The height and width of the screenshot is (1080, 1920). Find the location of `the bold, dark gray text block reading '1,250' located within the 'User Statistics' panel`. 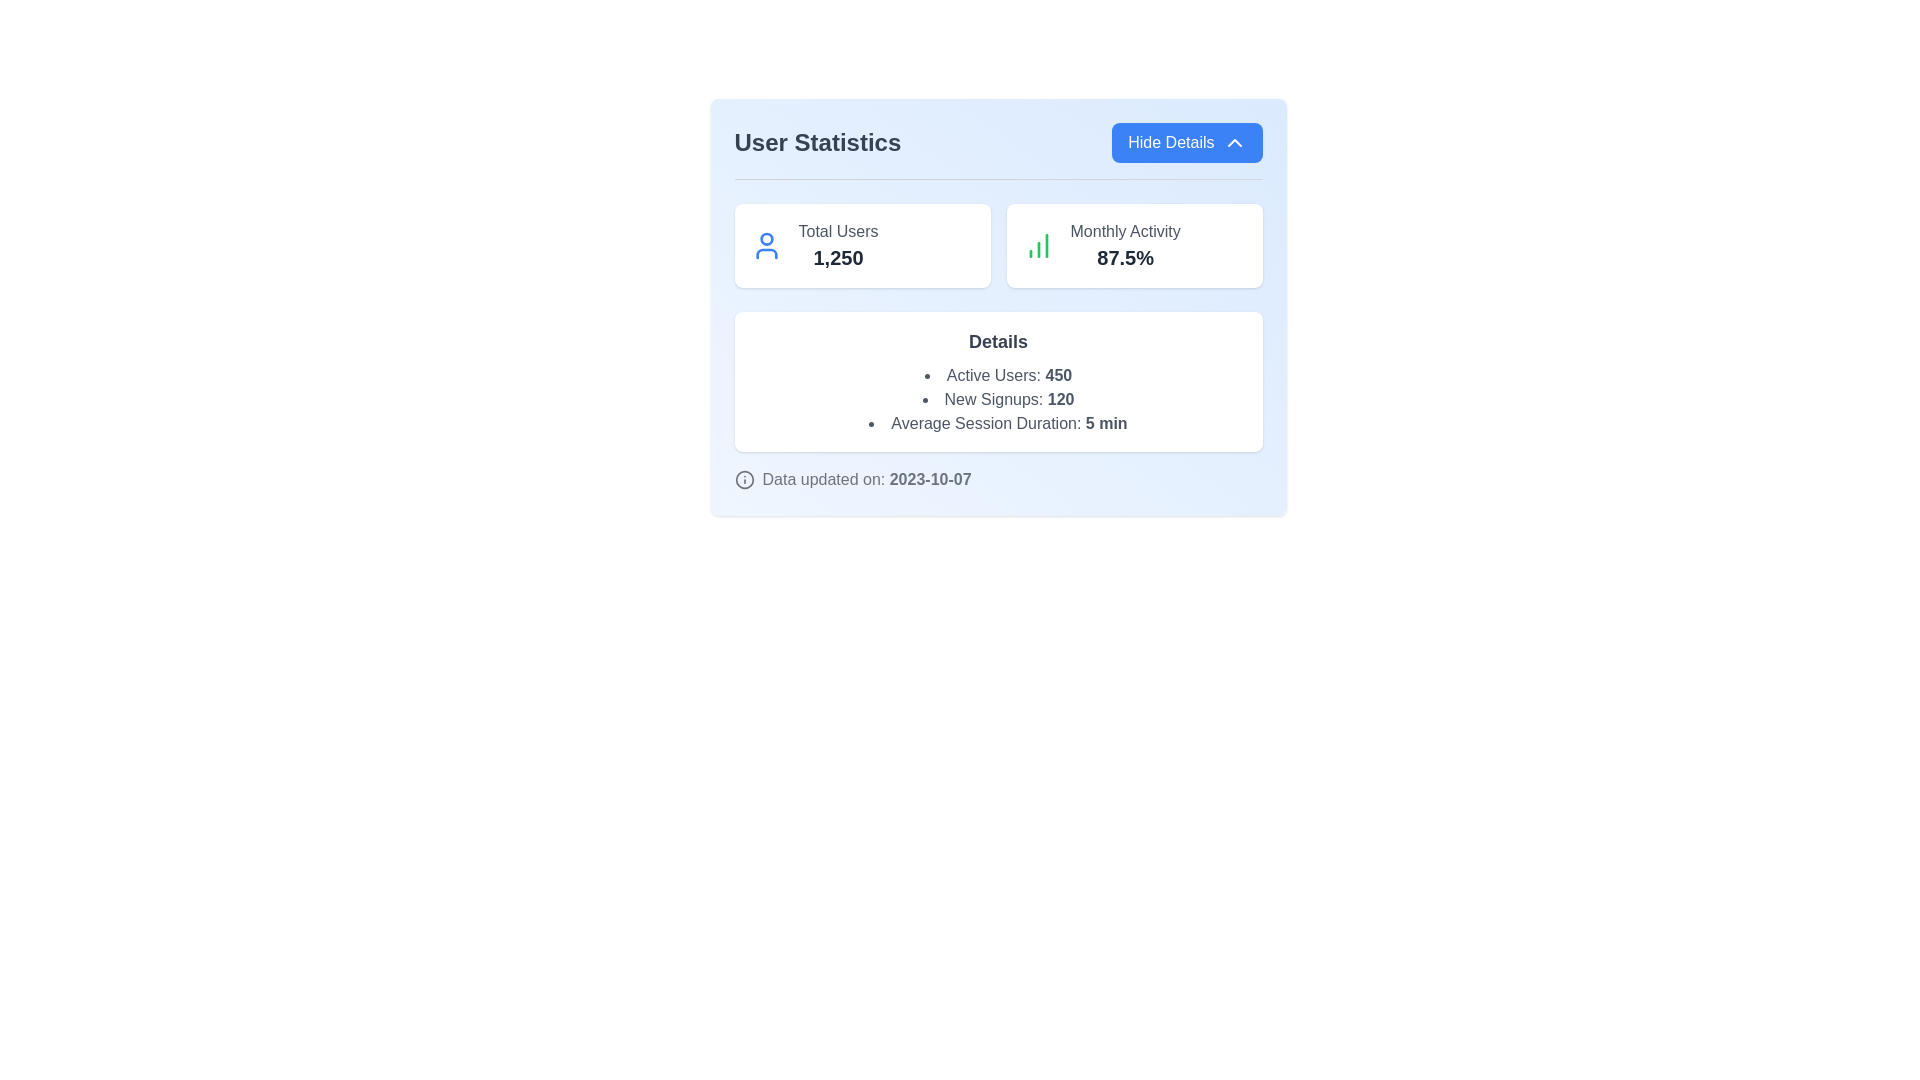

the bold, dark gray text block reading '1,250' located within the 'User Statistics' panel is located at coordinates (838, 257).